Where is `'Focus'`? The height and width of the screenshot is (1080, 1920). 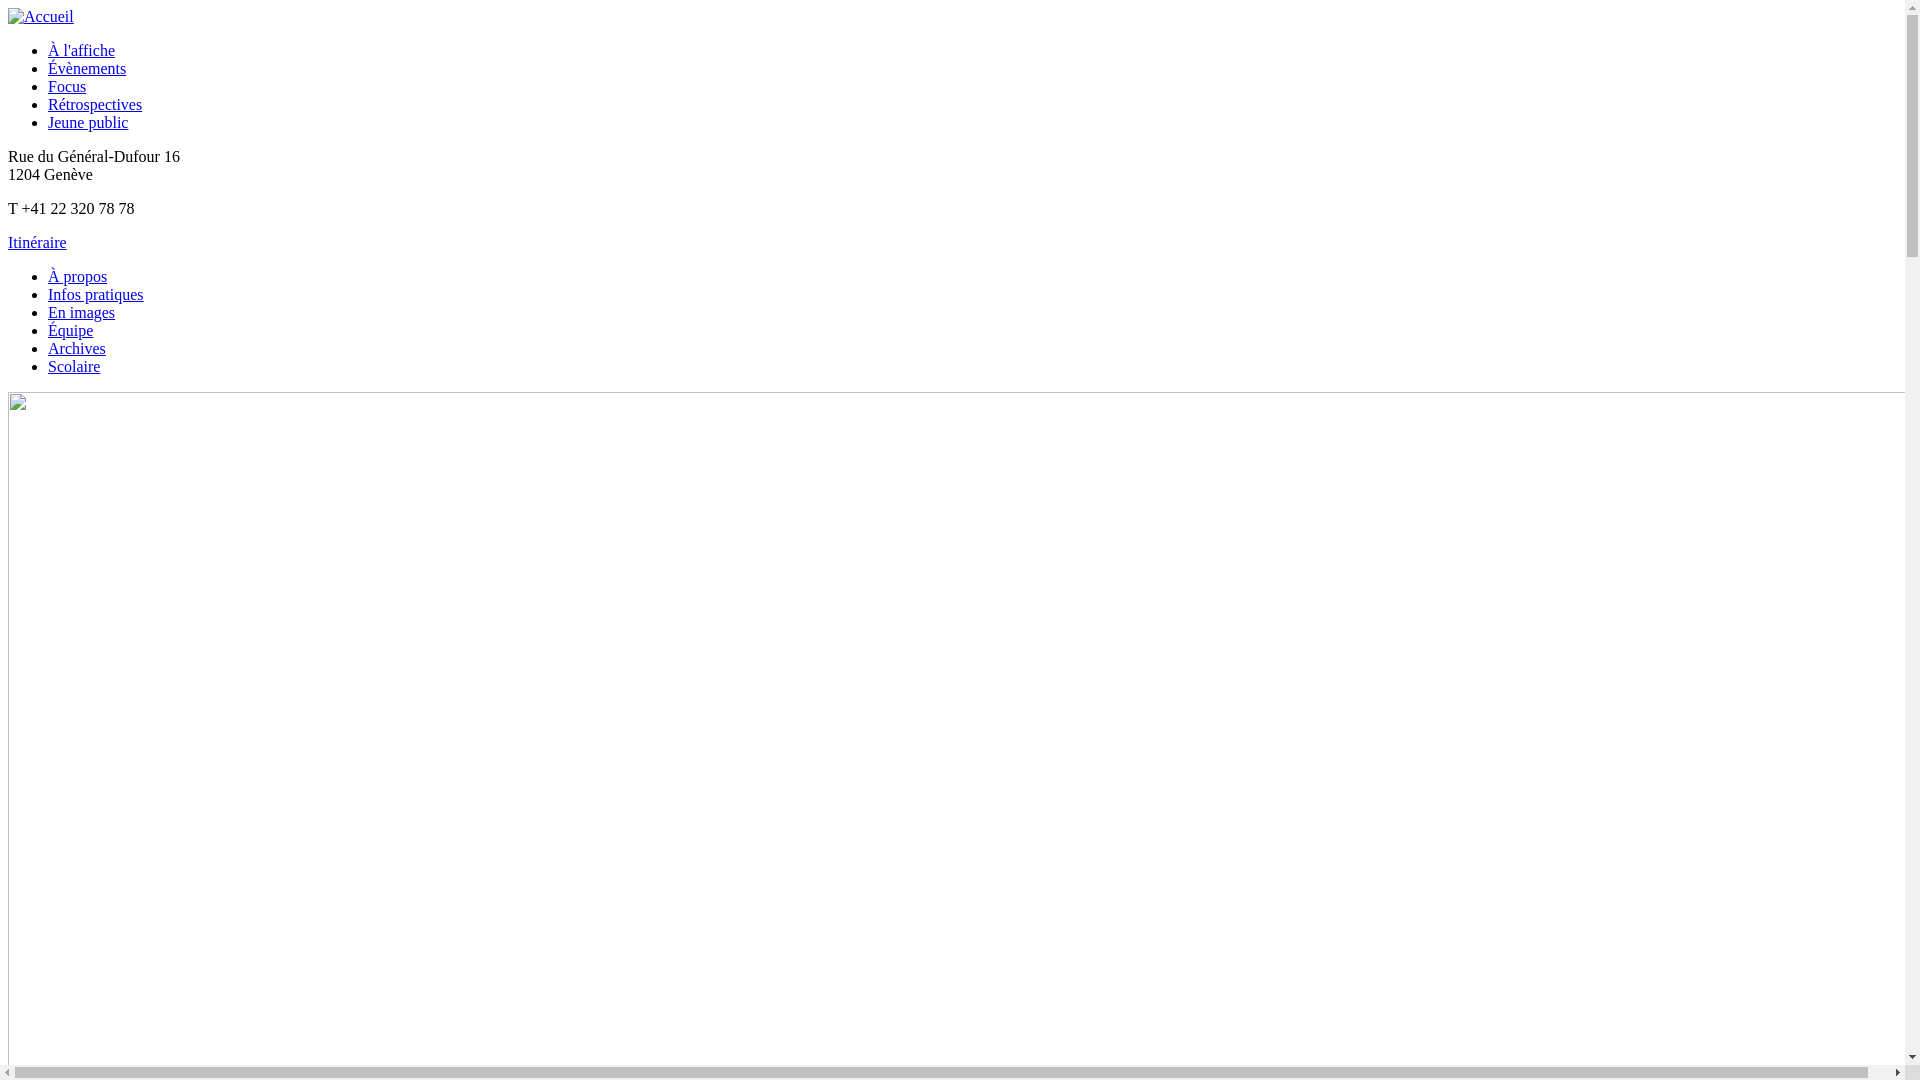
'Focus' is located at coordinates (48, 85).